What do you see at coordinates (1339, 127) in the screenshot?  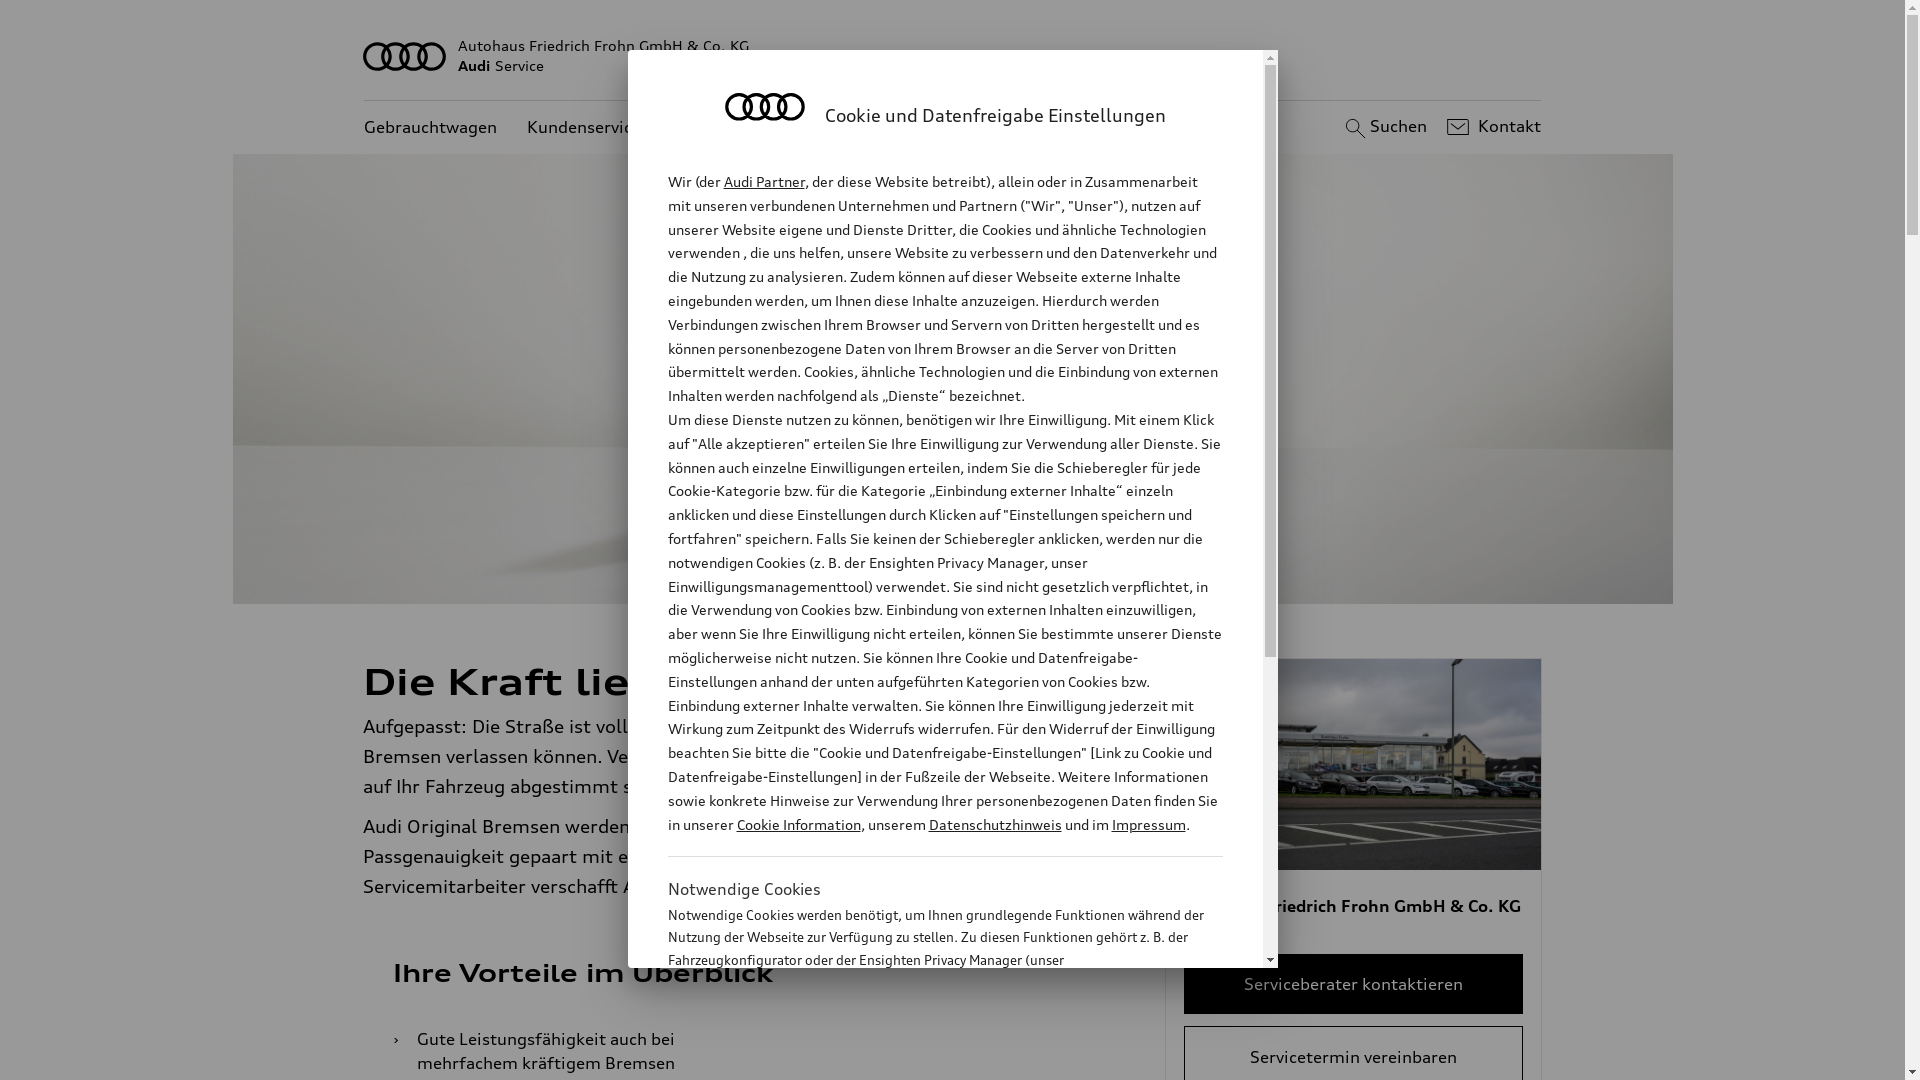 I see `'Suchen'` at bounding box center [1339, 127].